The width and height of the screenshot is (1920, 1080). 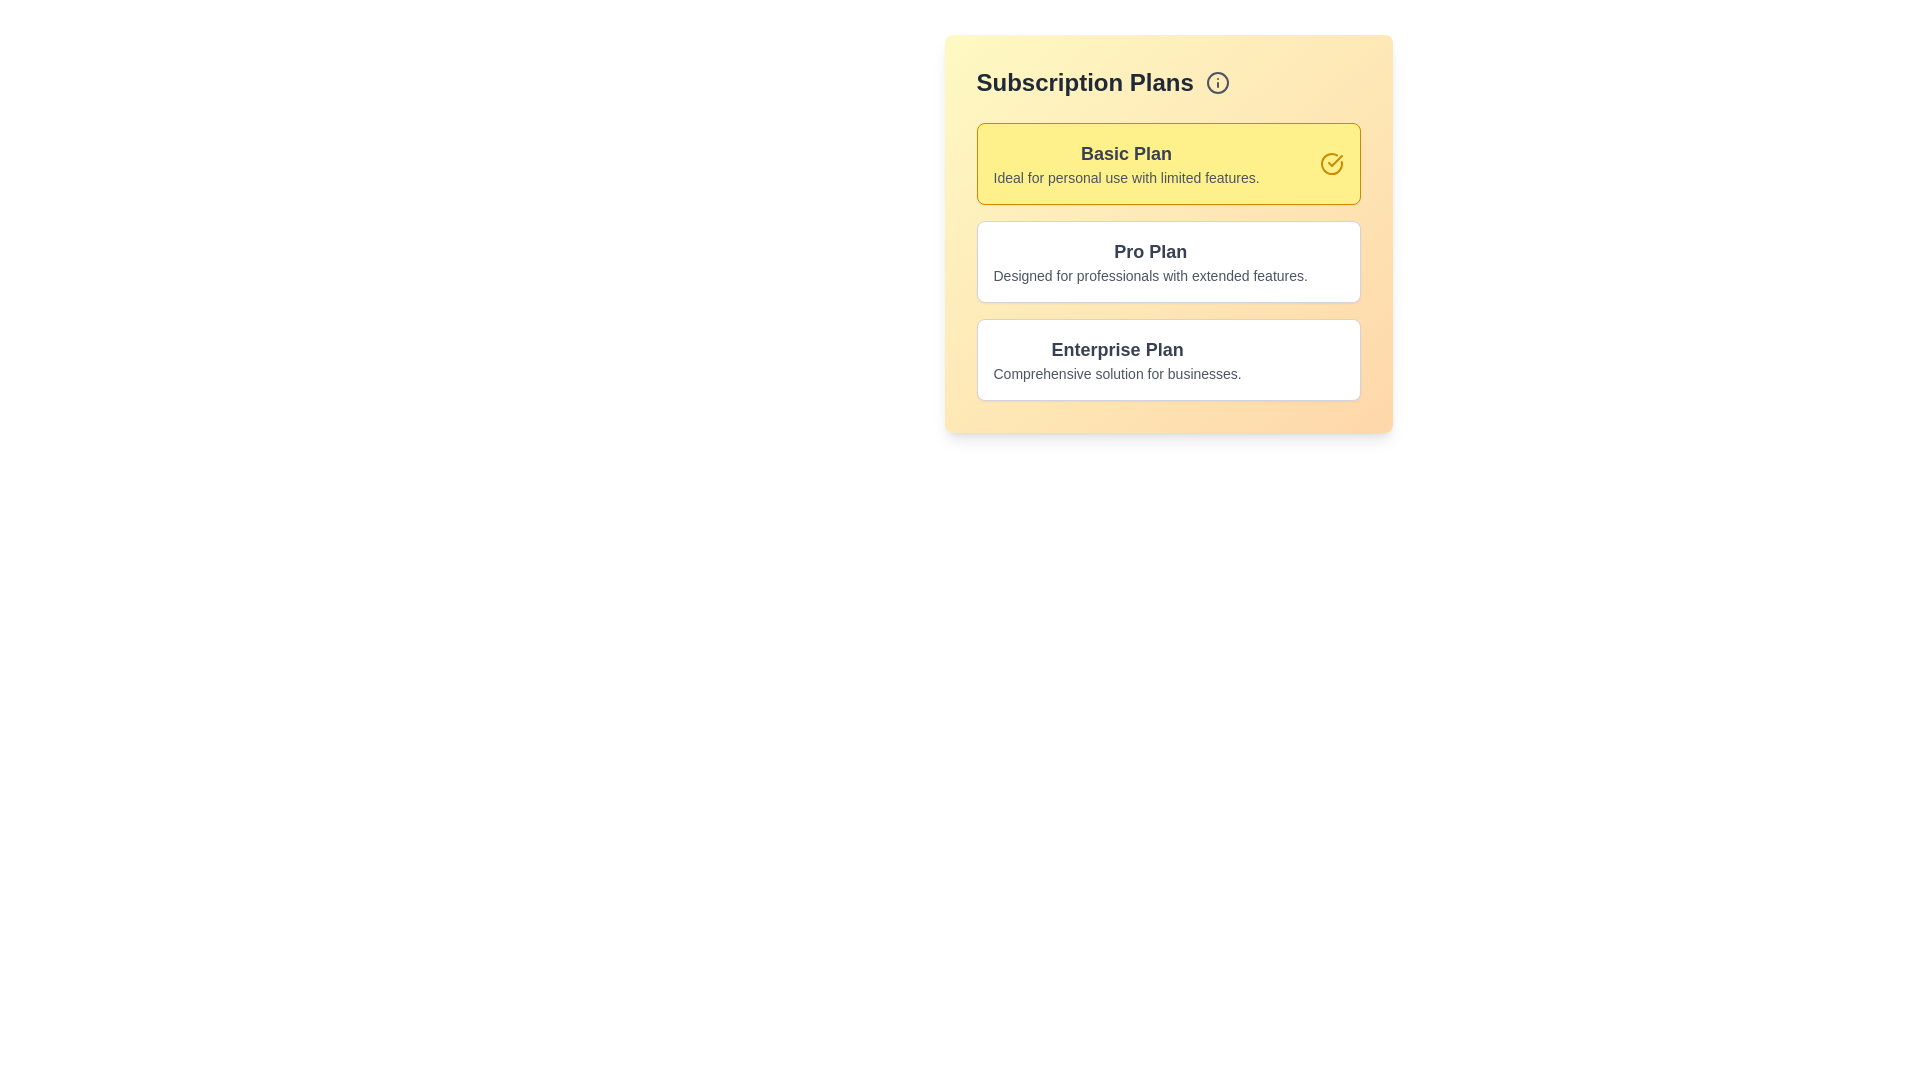 I want to click on the 'Subscription Plans' header text element to interact with nearby elements for selecting subscription options, so click(x=1084, y=82).